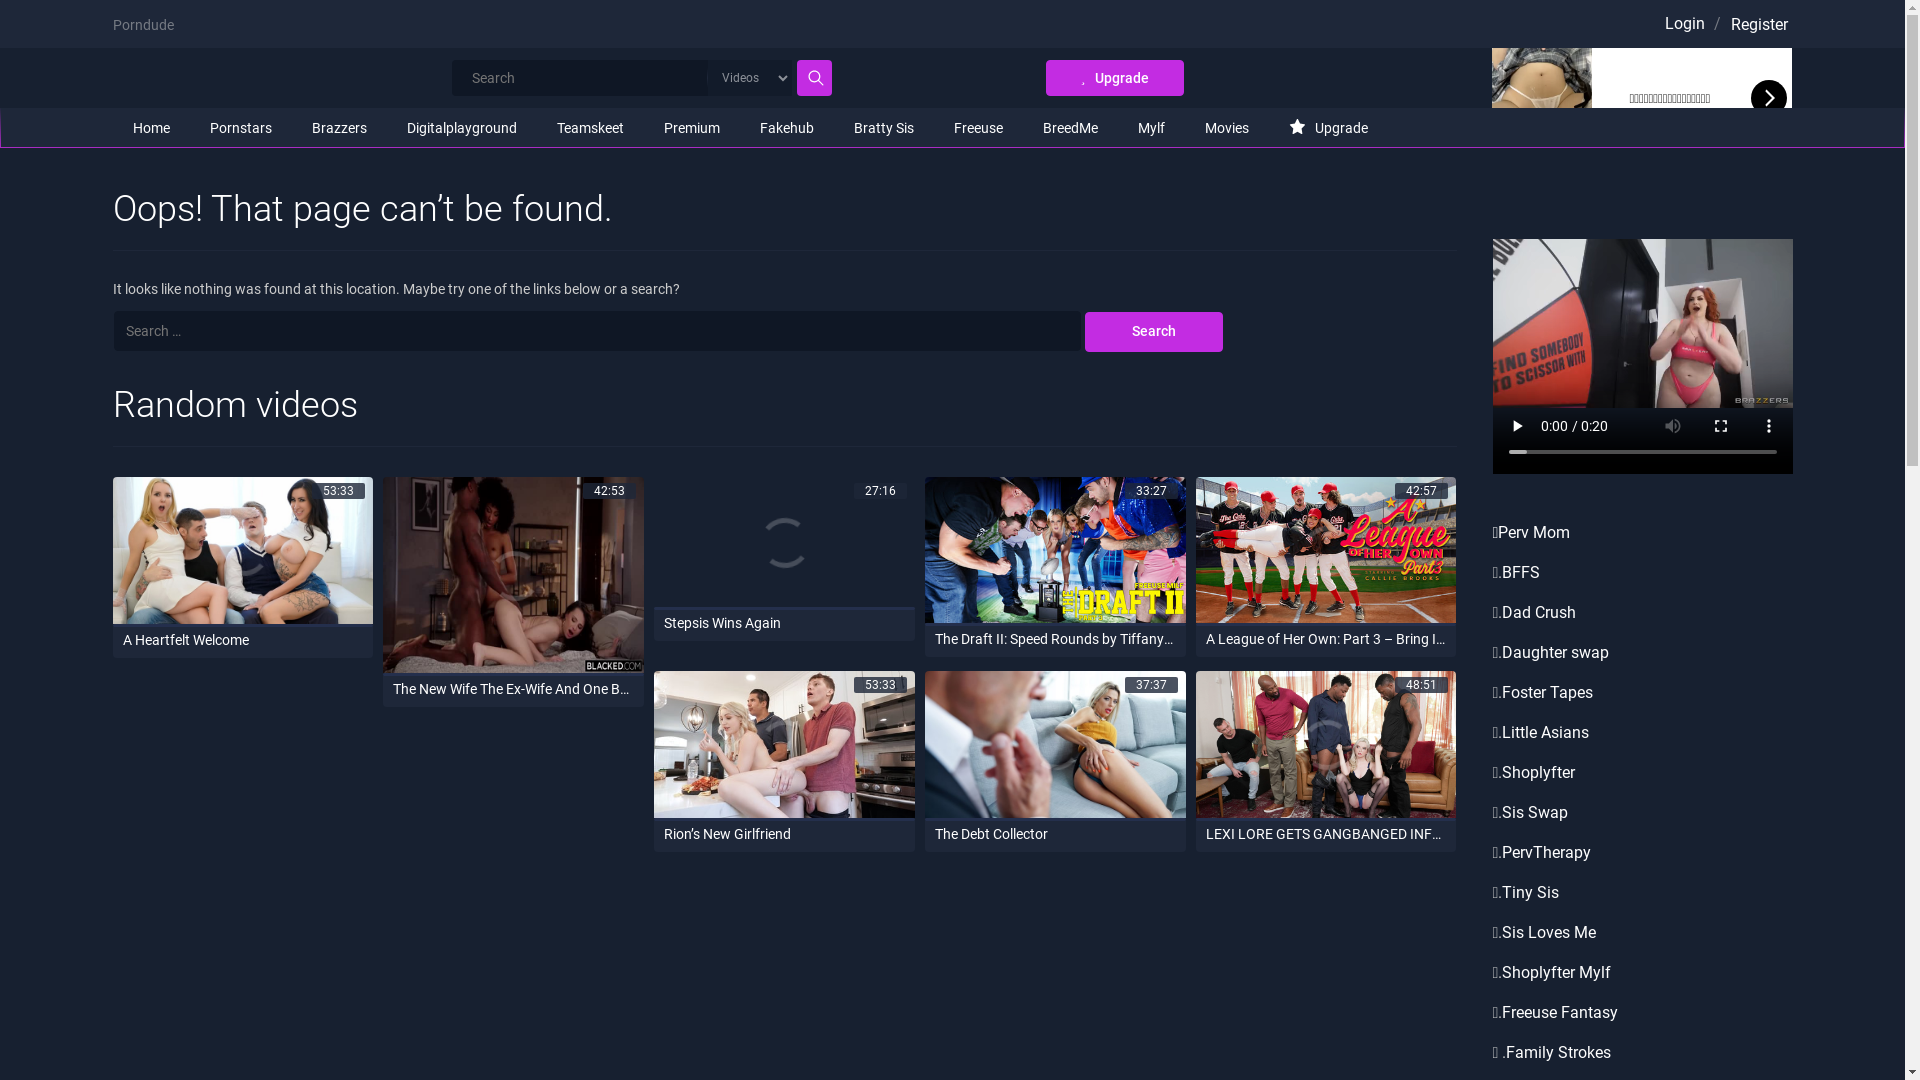  Describe the element at coordinates (1557, 1051) in the screenshot. I see `'Family Strokes'` at that location.